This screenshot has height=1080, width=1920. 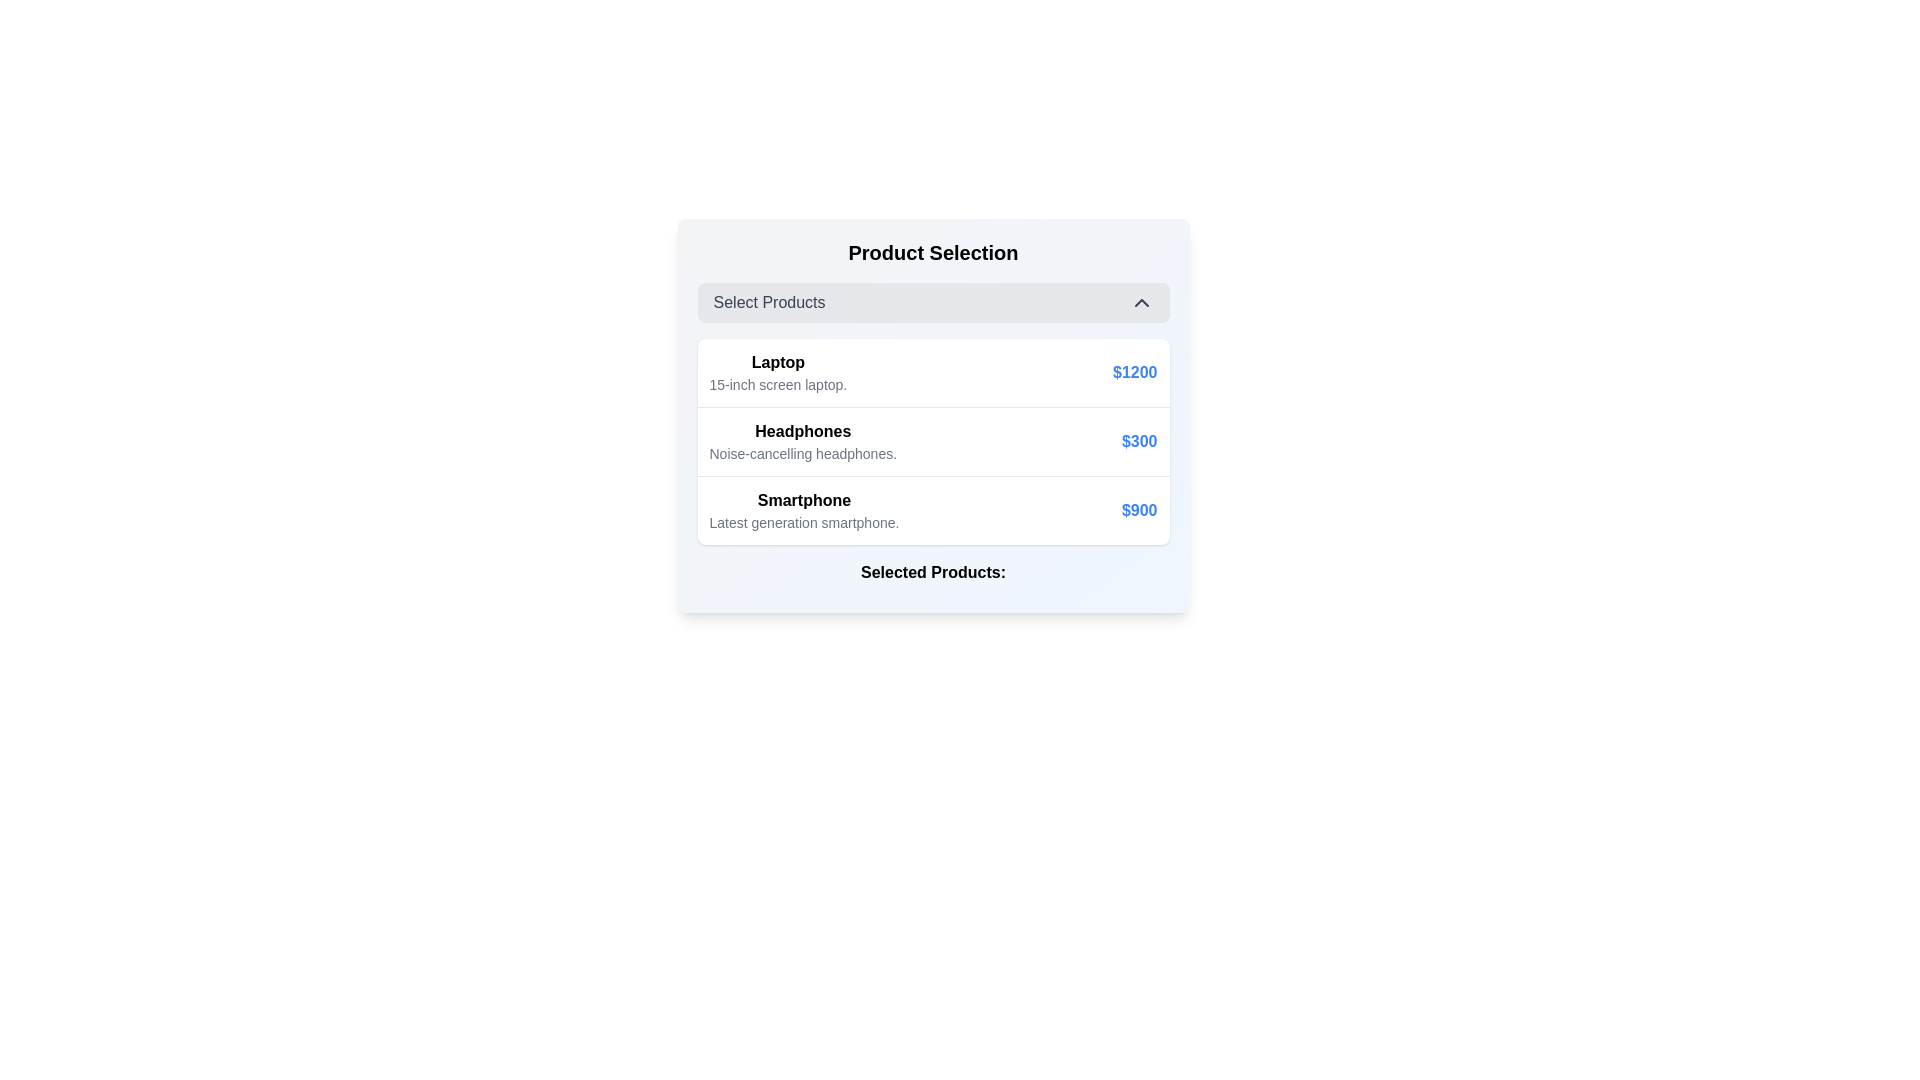 I want to click on the first selectable product item in the list, so click(x=932, y=373).